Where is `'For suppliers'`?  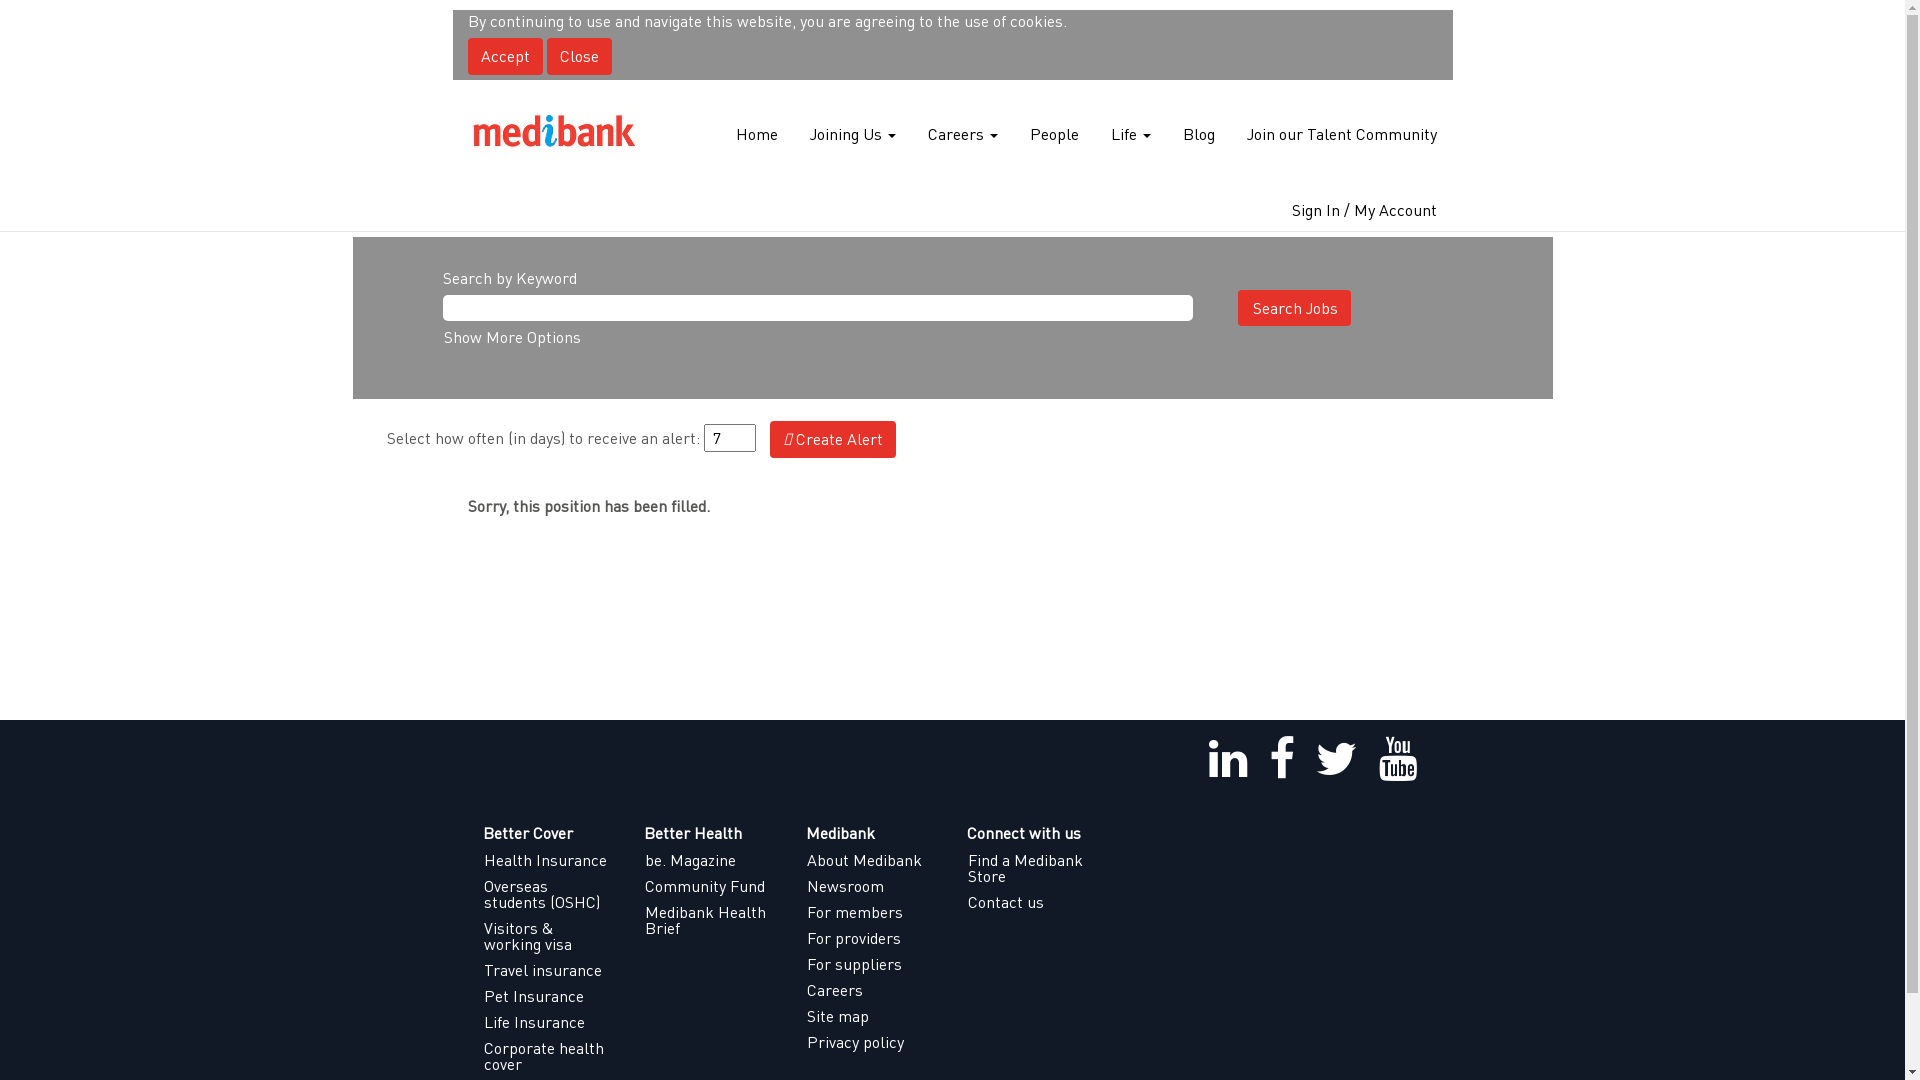 'For suppliers' is located at coordinates (872, 963).